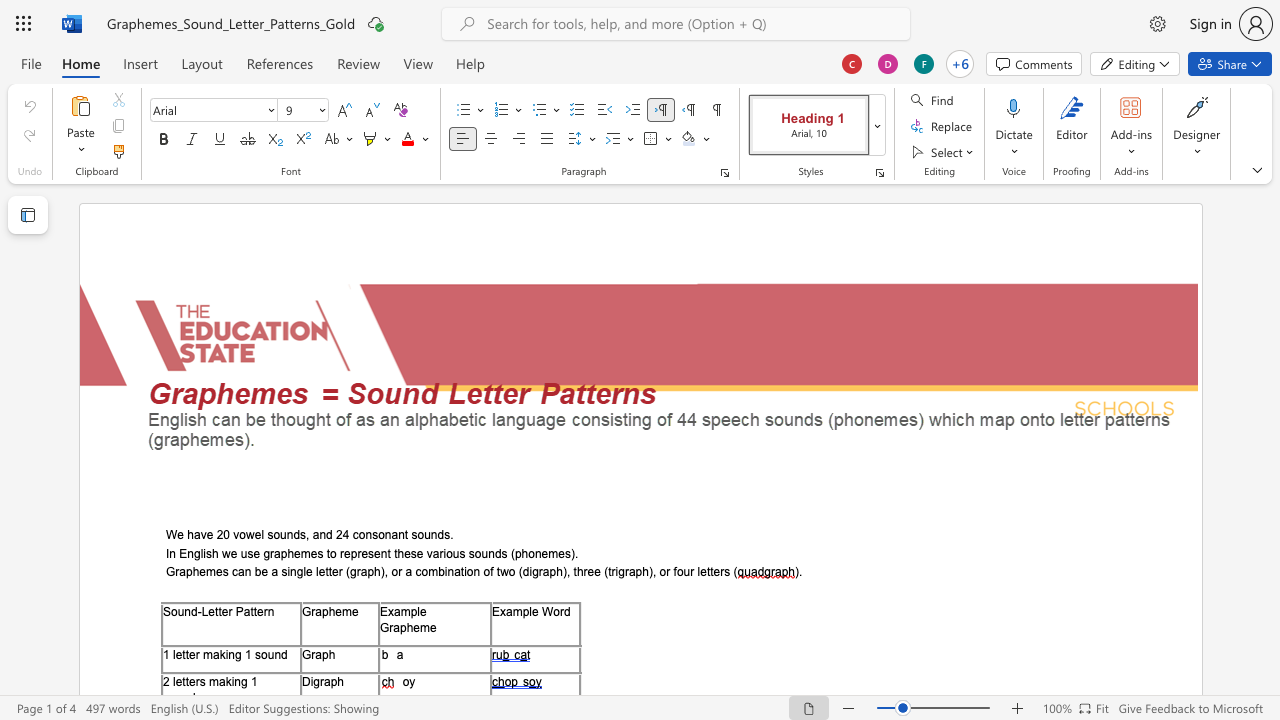  Describe the element at coordinates (253, 534) in the screenshot. I see `the space between the continuous character "w" and "e" in the text` at that location.